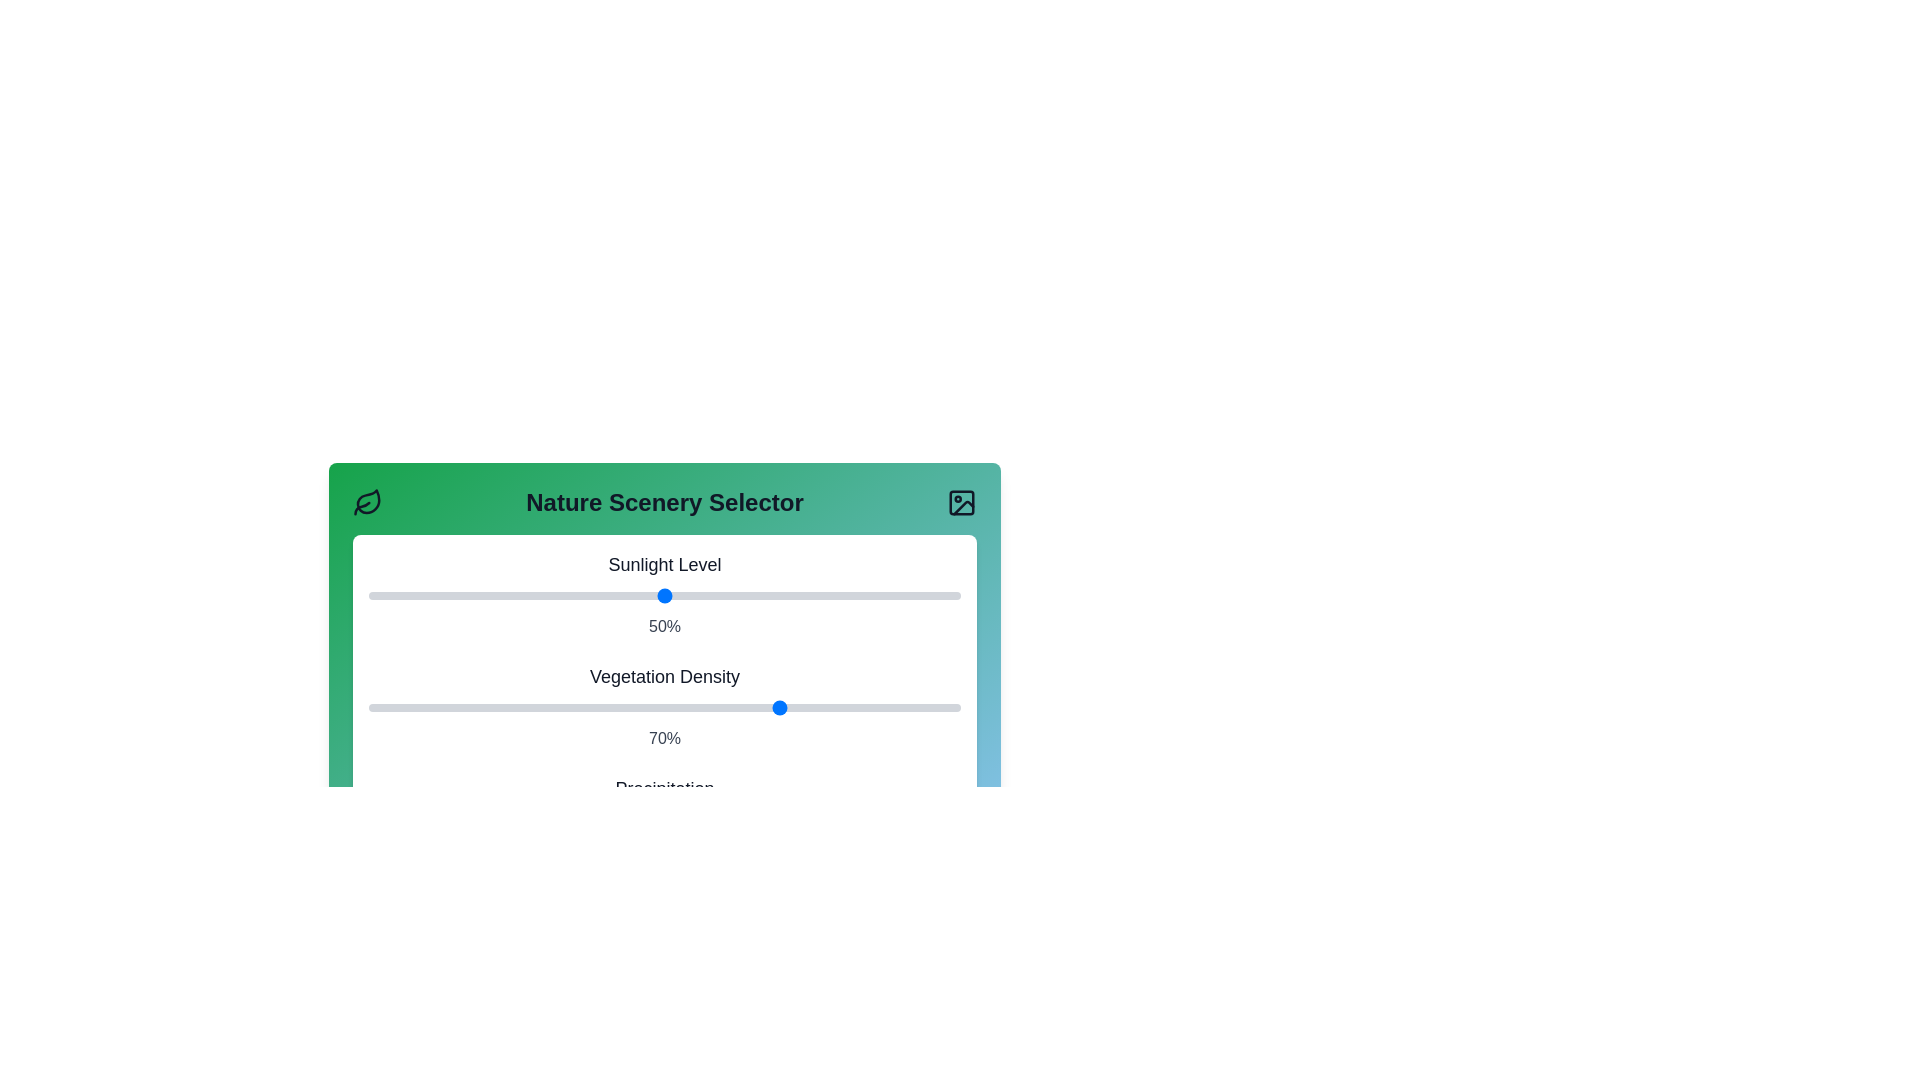 This screenshot has height=1080, width=1920. I want to click on the Sunlight Level slider to 25%, so click(517, 595).